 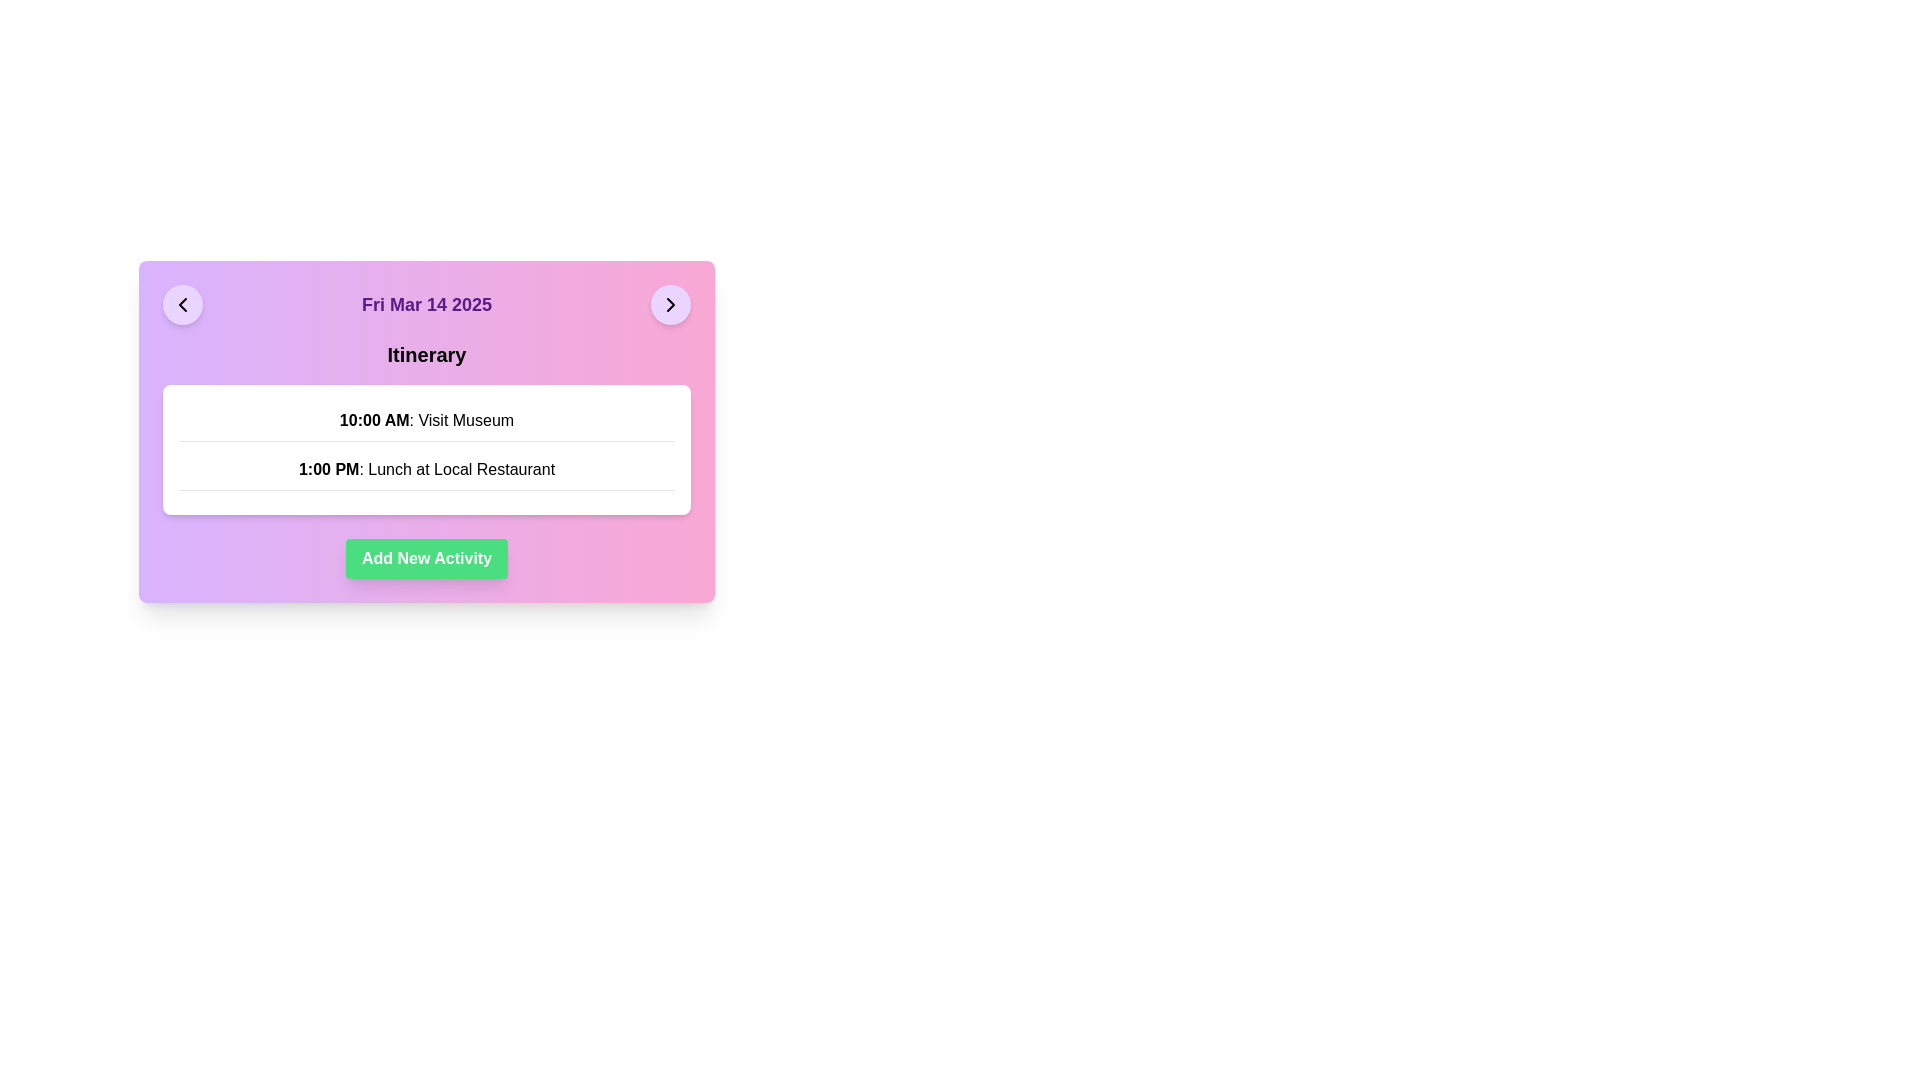 I want to click on the circular purple button with a rightward-facing chevron icon located at the top right corner of the navigation bar, so click(x=671, y=304).